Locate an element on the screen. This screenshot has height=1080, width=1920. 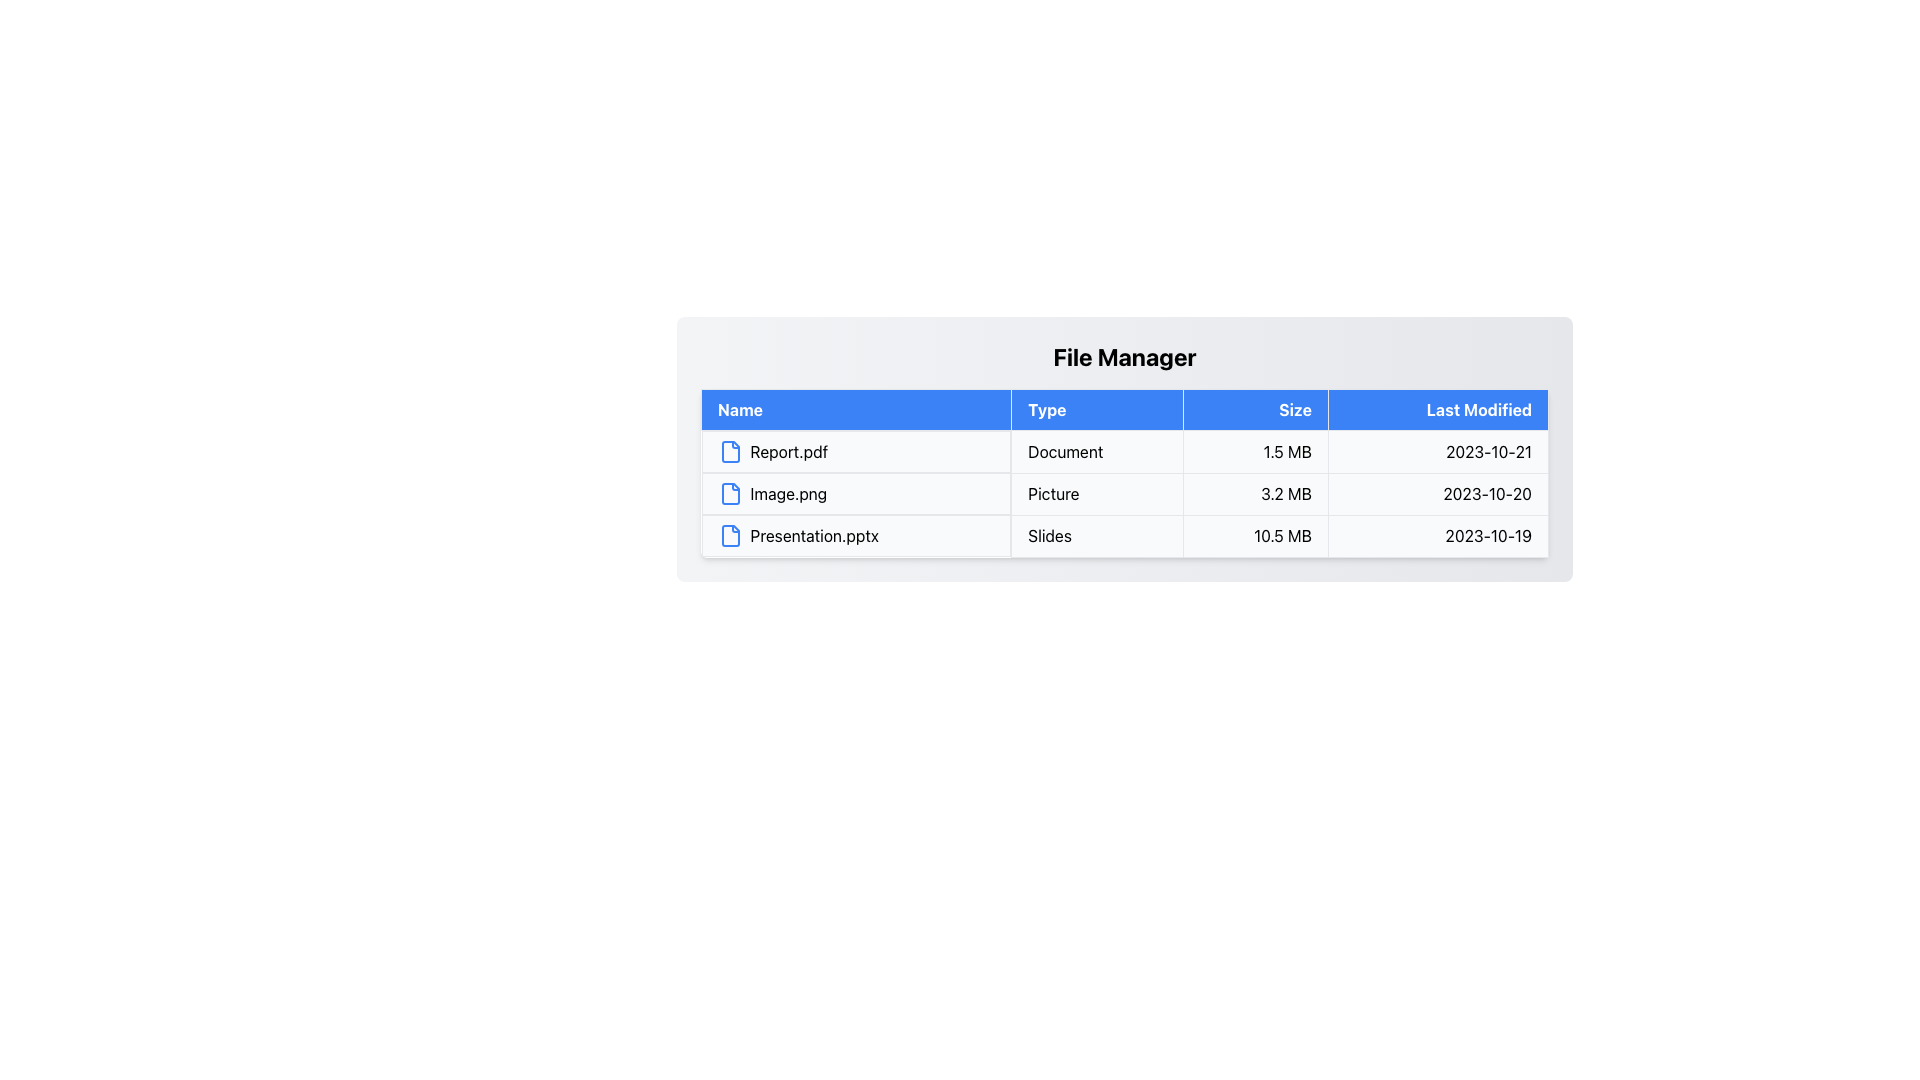
the document icon representing 'Report.pdf' in the first row of the table is located at coordinates (729, 451).